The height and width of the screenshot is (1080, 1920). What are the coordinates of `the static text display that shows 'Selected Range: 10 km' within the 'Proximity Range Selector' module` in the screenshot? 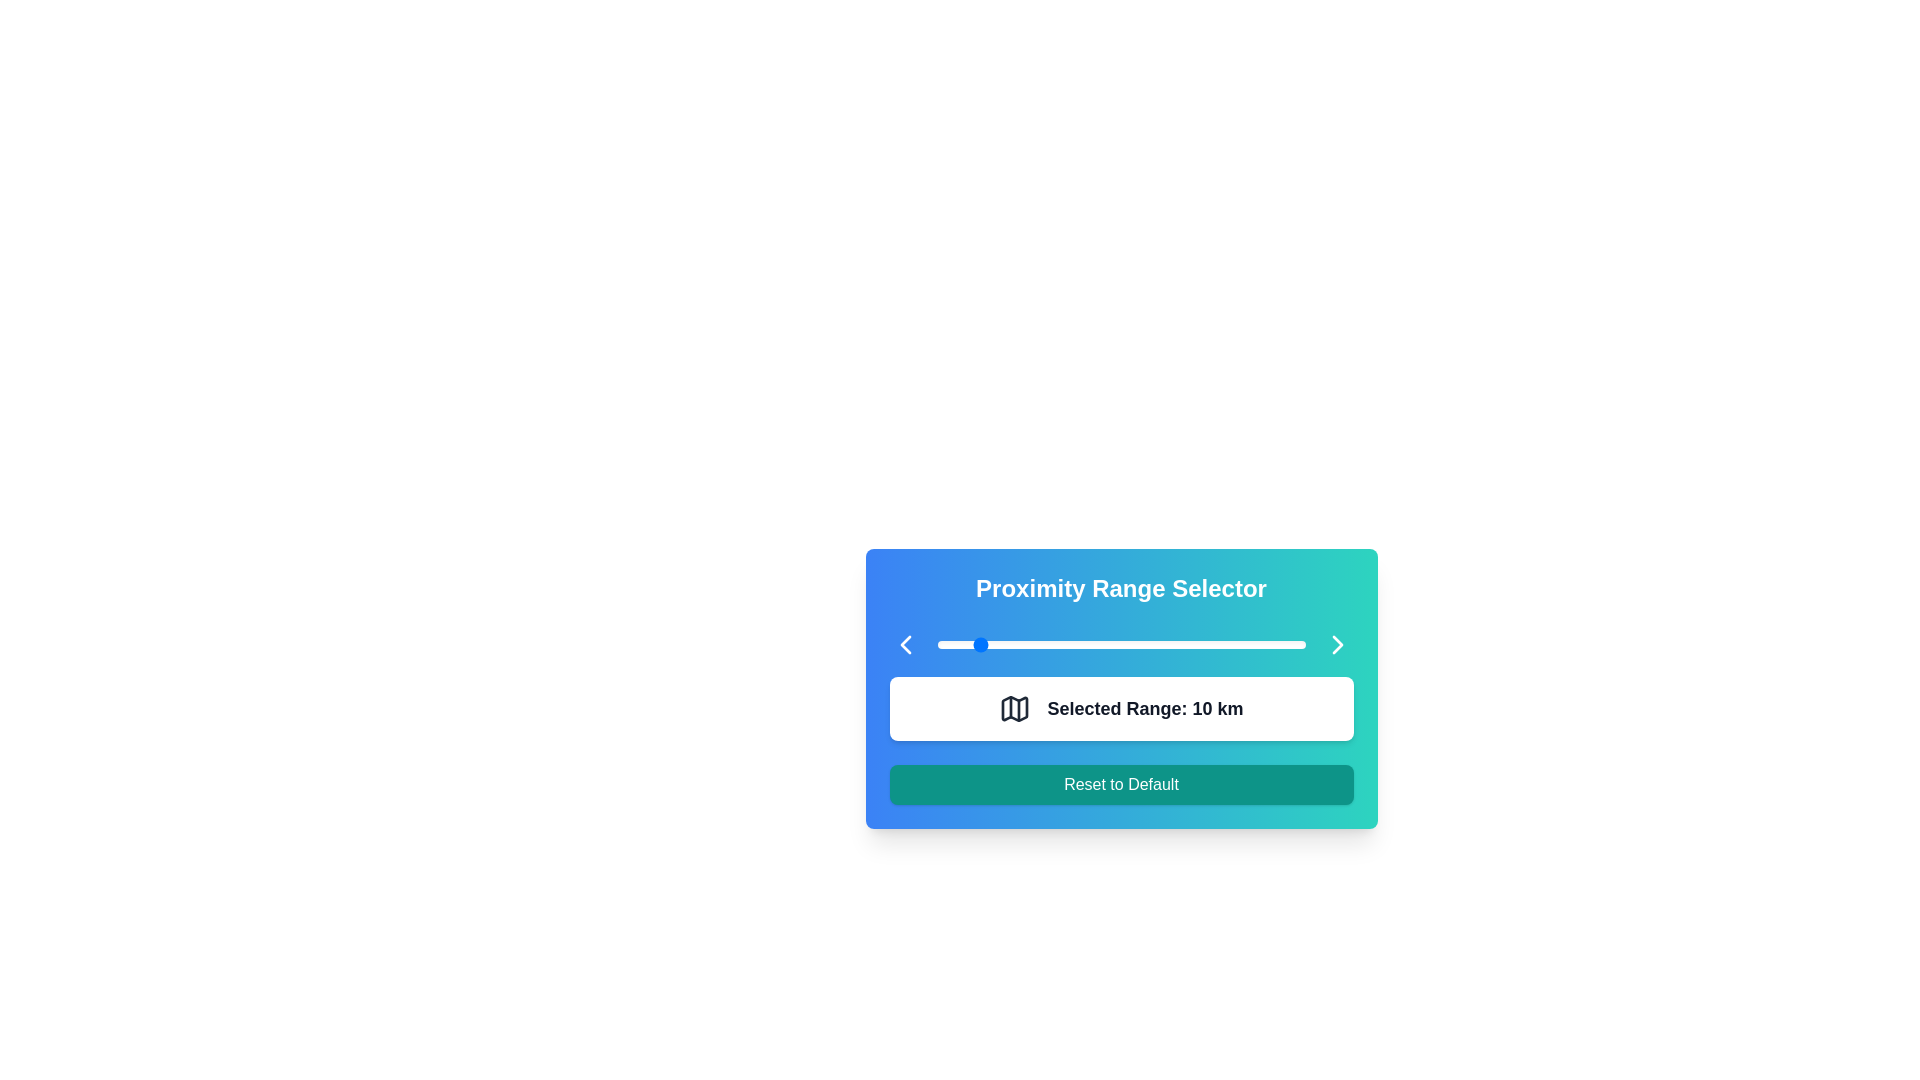 It's located at (1145, 708).